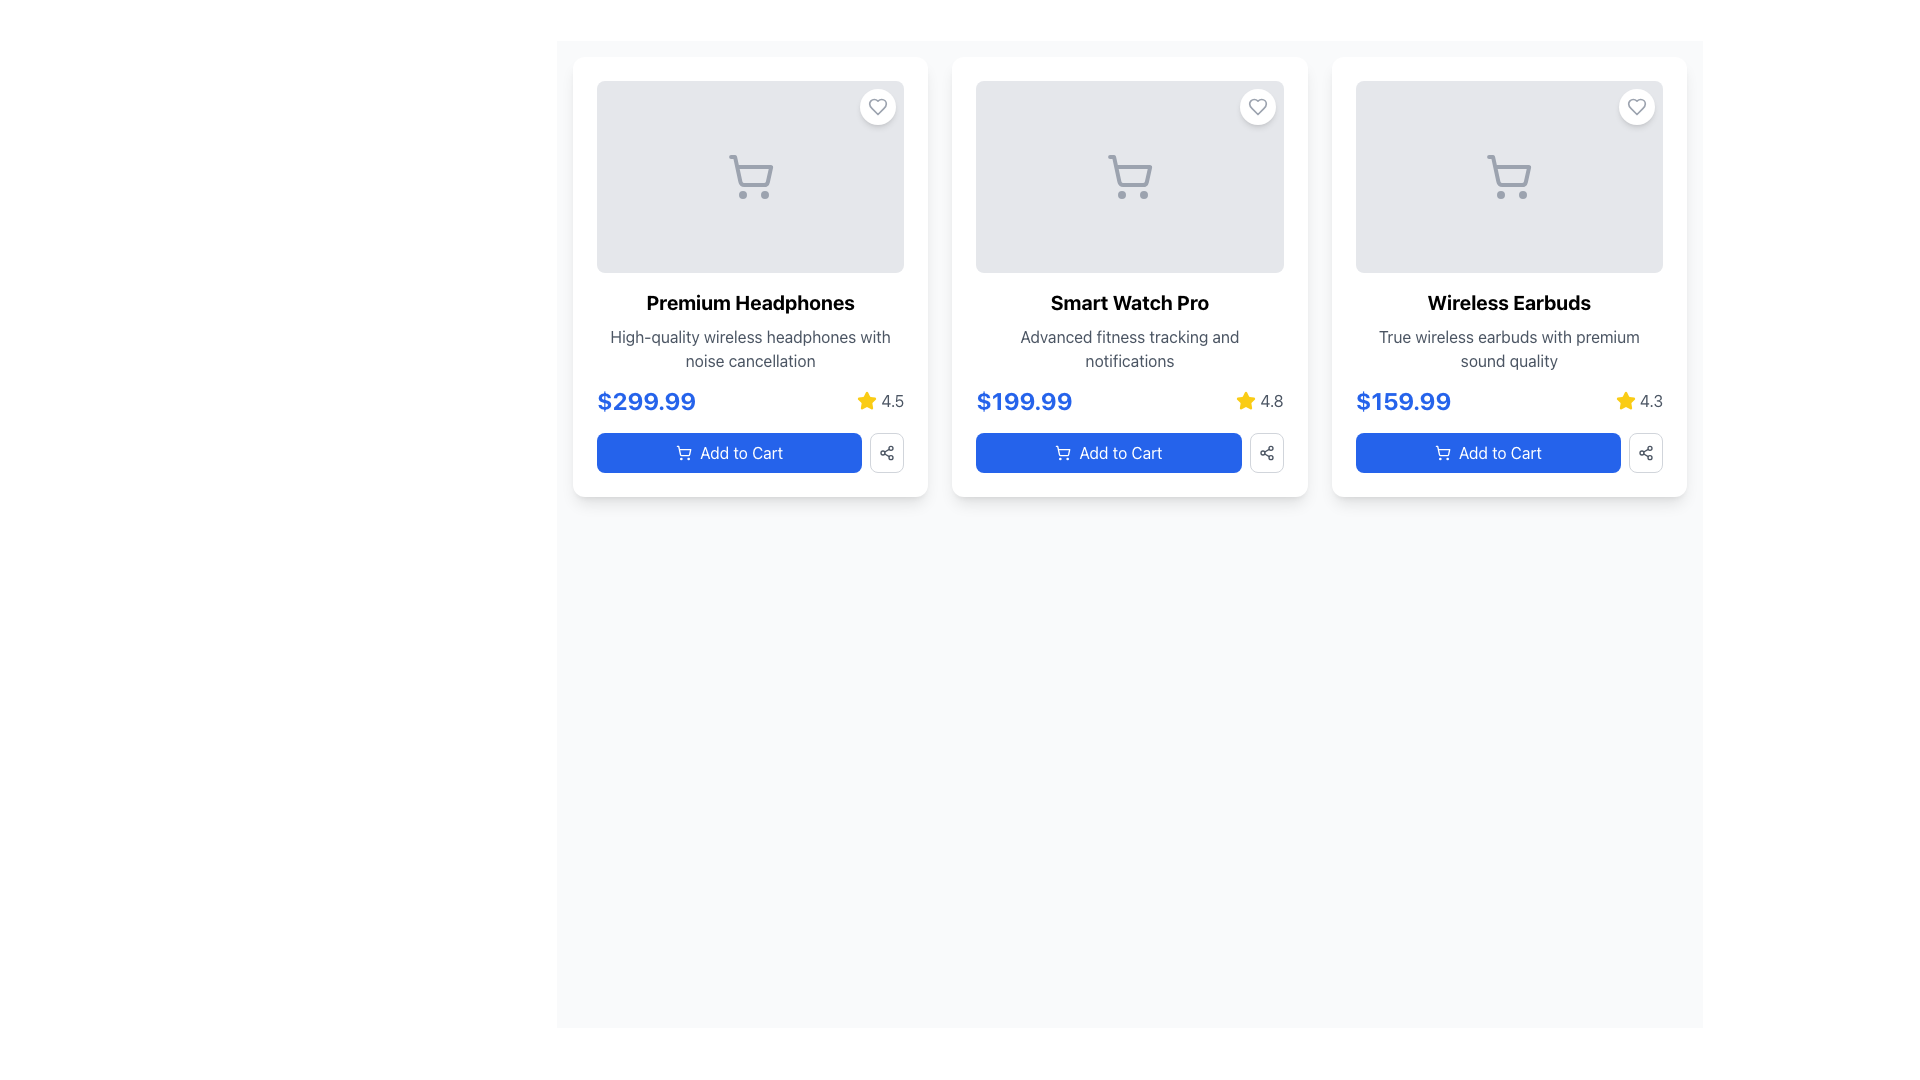 Image resolution: width=1920 pixels, height=1080 pixels. I want to click on the Heart icon located at the top-right corner of the 'Smart Watch Pro' product card, so click(1256, 107).